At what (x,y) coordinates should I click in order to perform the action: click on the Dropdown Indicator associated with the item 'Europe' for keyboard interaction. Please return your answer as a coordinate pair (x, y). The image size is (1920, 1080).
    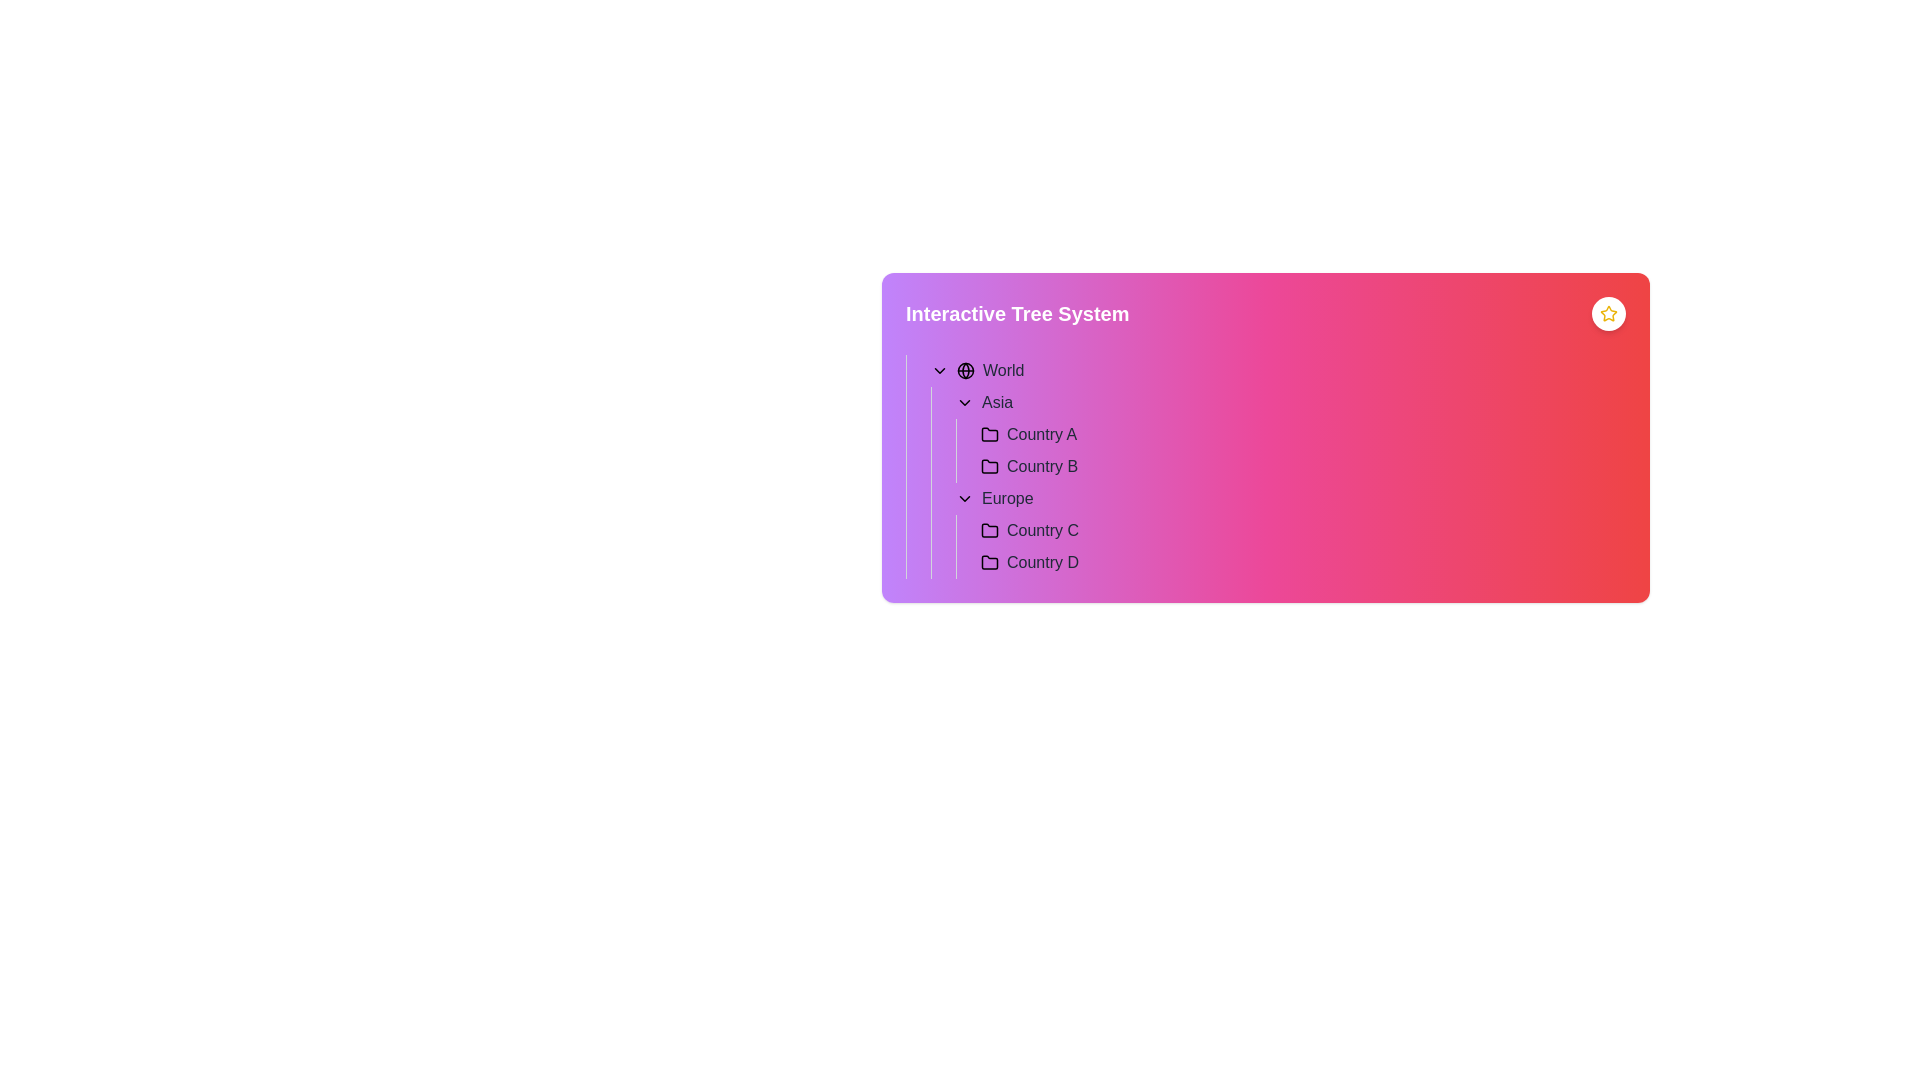
    Looking at the image, I should click on (964, 497).